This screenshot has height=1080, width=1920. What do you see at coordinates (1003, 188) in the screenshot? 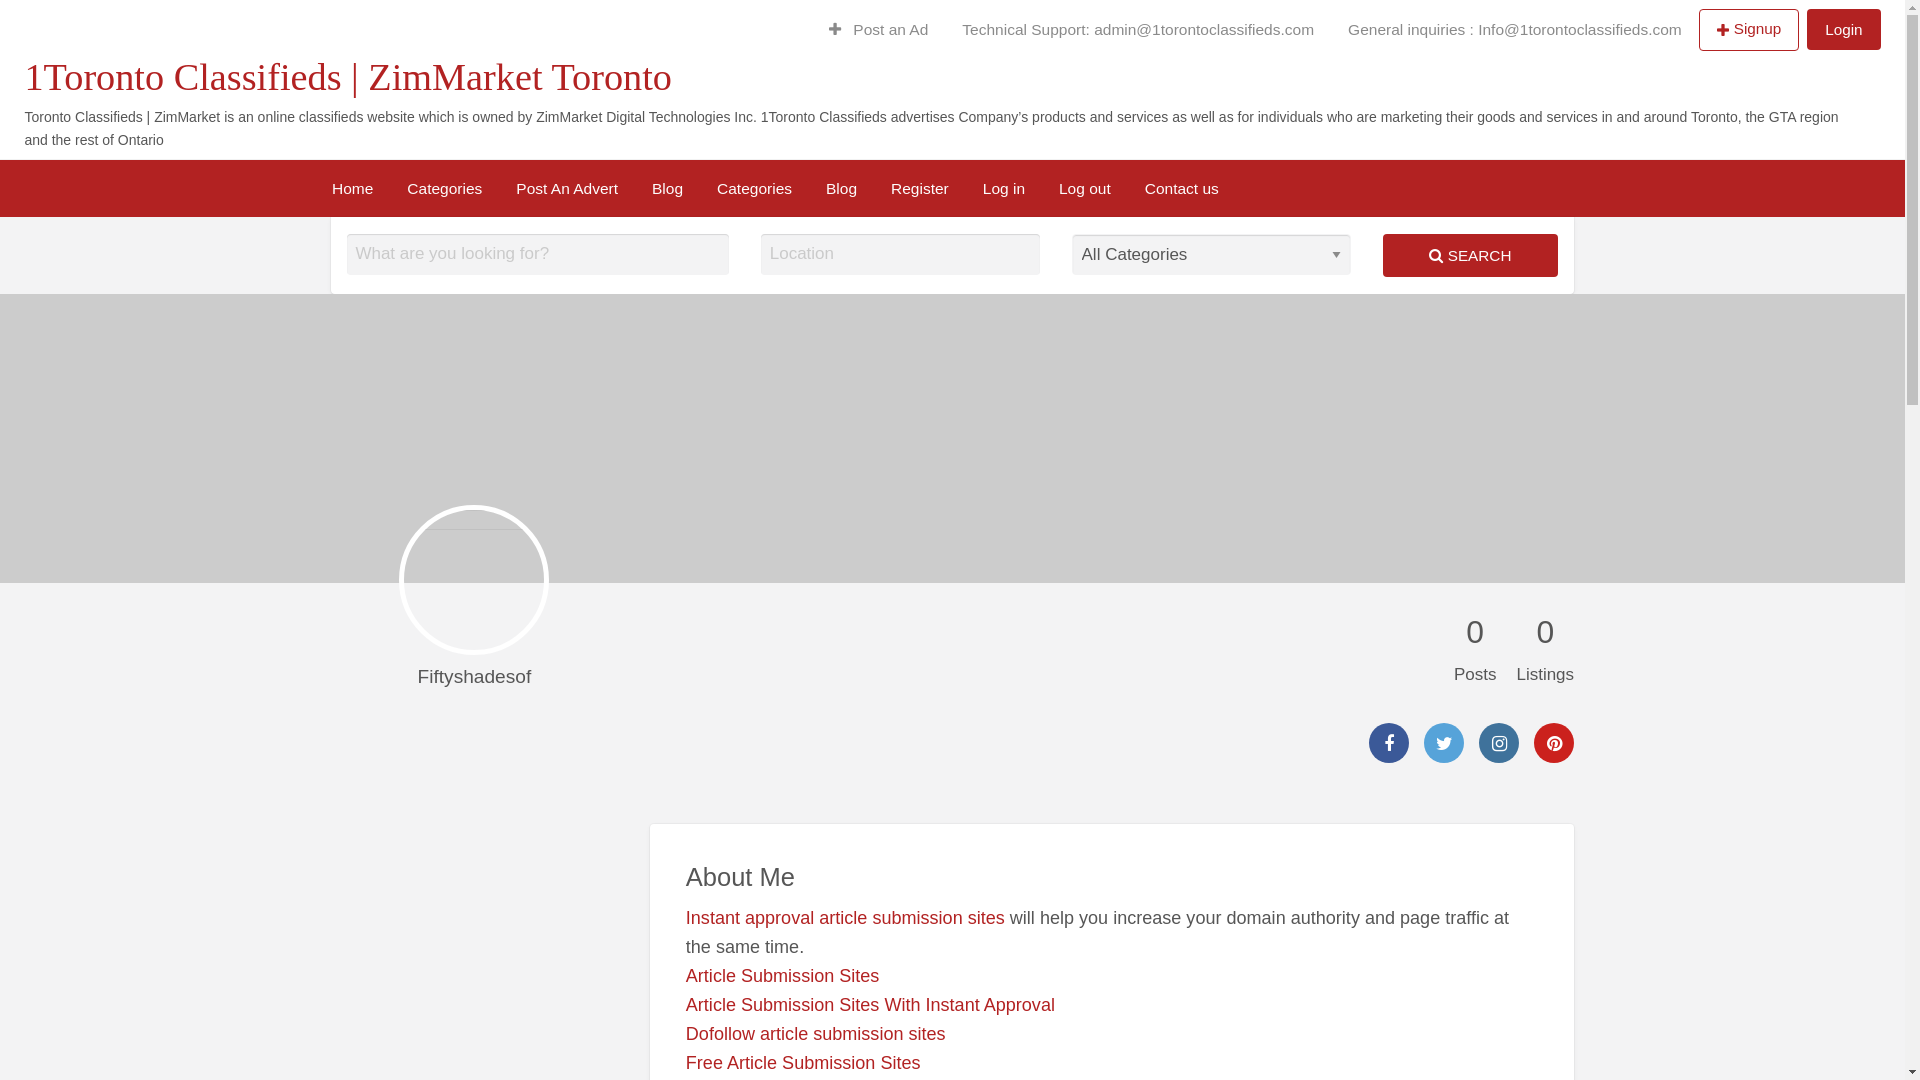
I see `'Log in'` at bounding box center [1003, 188].